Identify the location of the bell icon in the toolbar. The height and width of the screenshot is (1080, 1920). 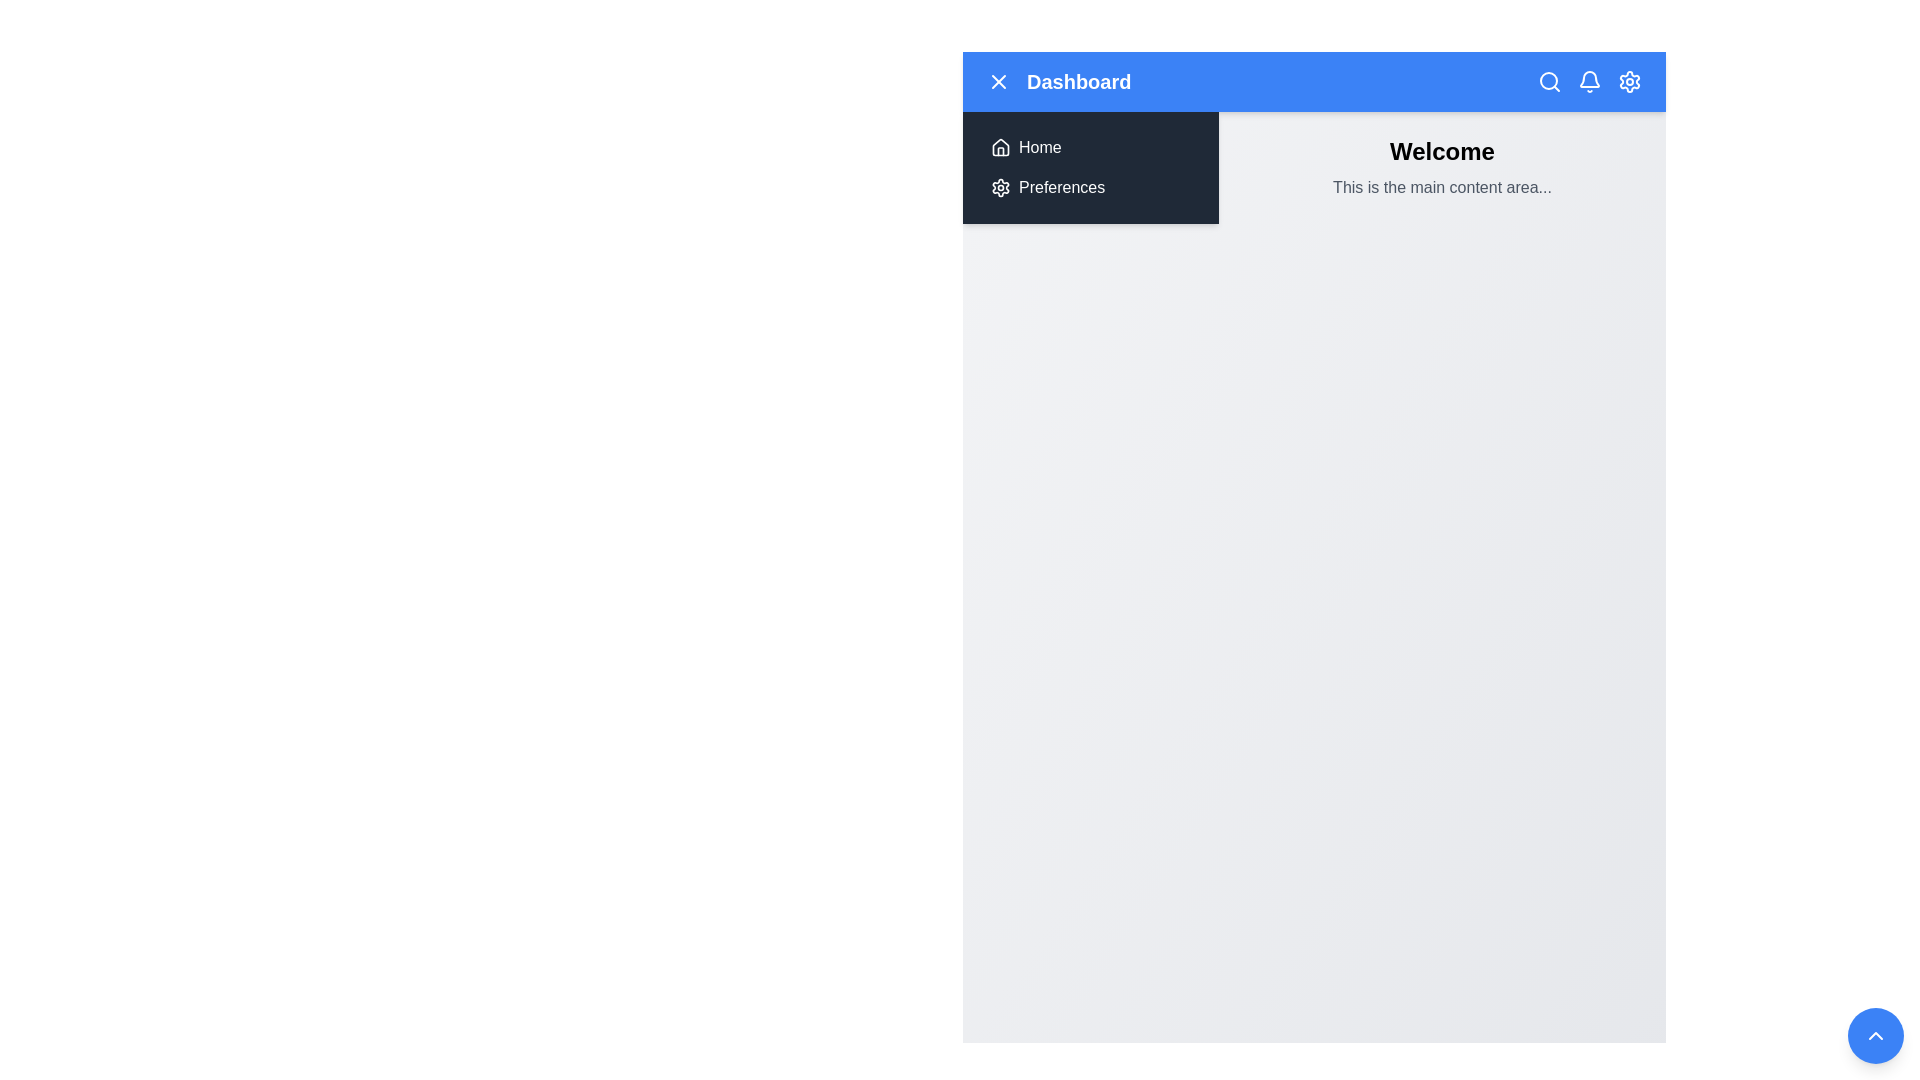
(1588, 80).